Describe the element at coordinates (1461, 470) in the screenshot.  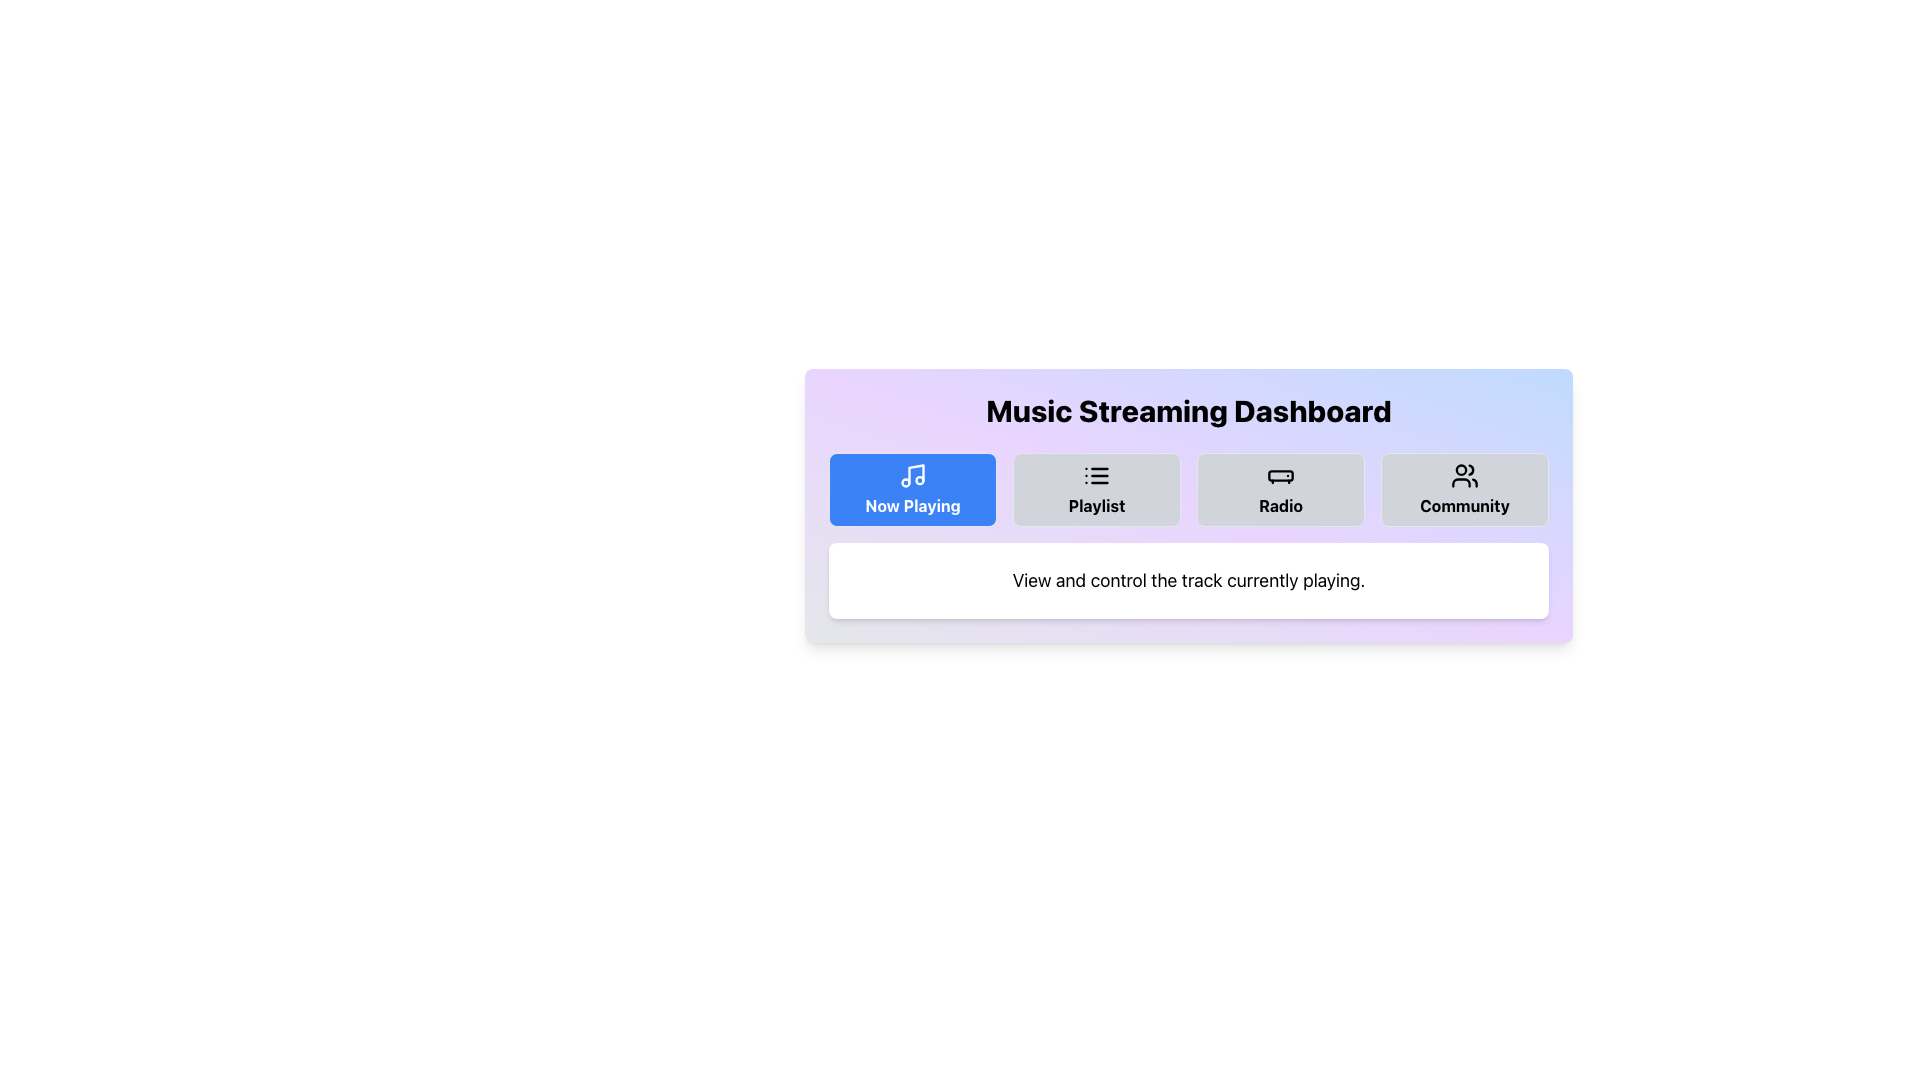
I see `the circular graphic located within the 'Community' icon on the music streaming dashboard, positioned in the top-right corner of the dashboard menu bar` at that location.